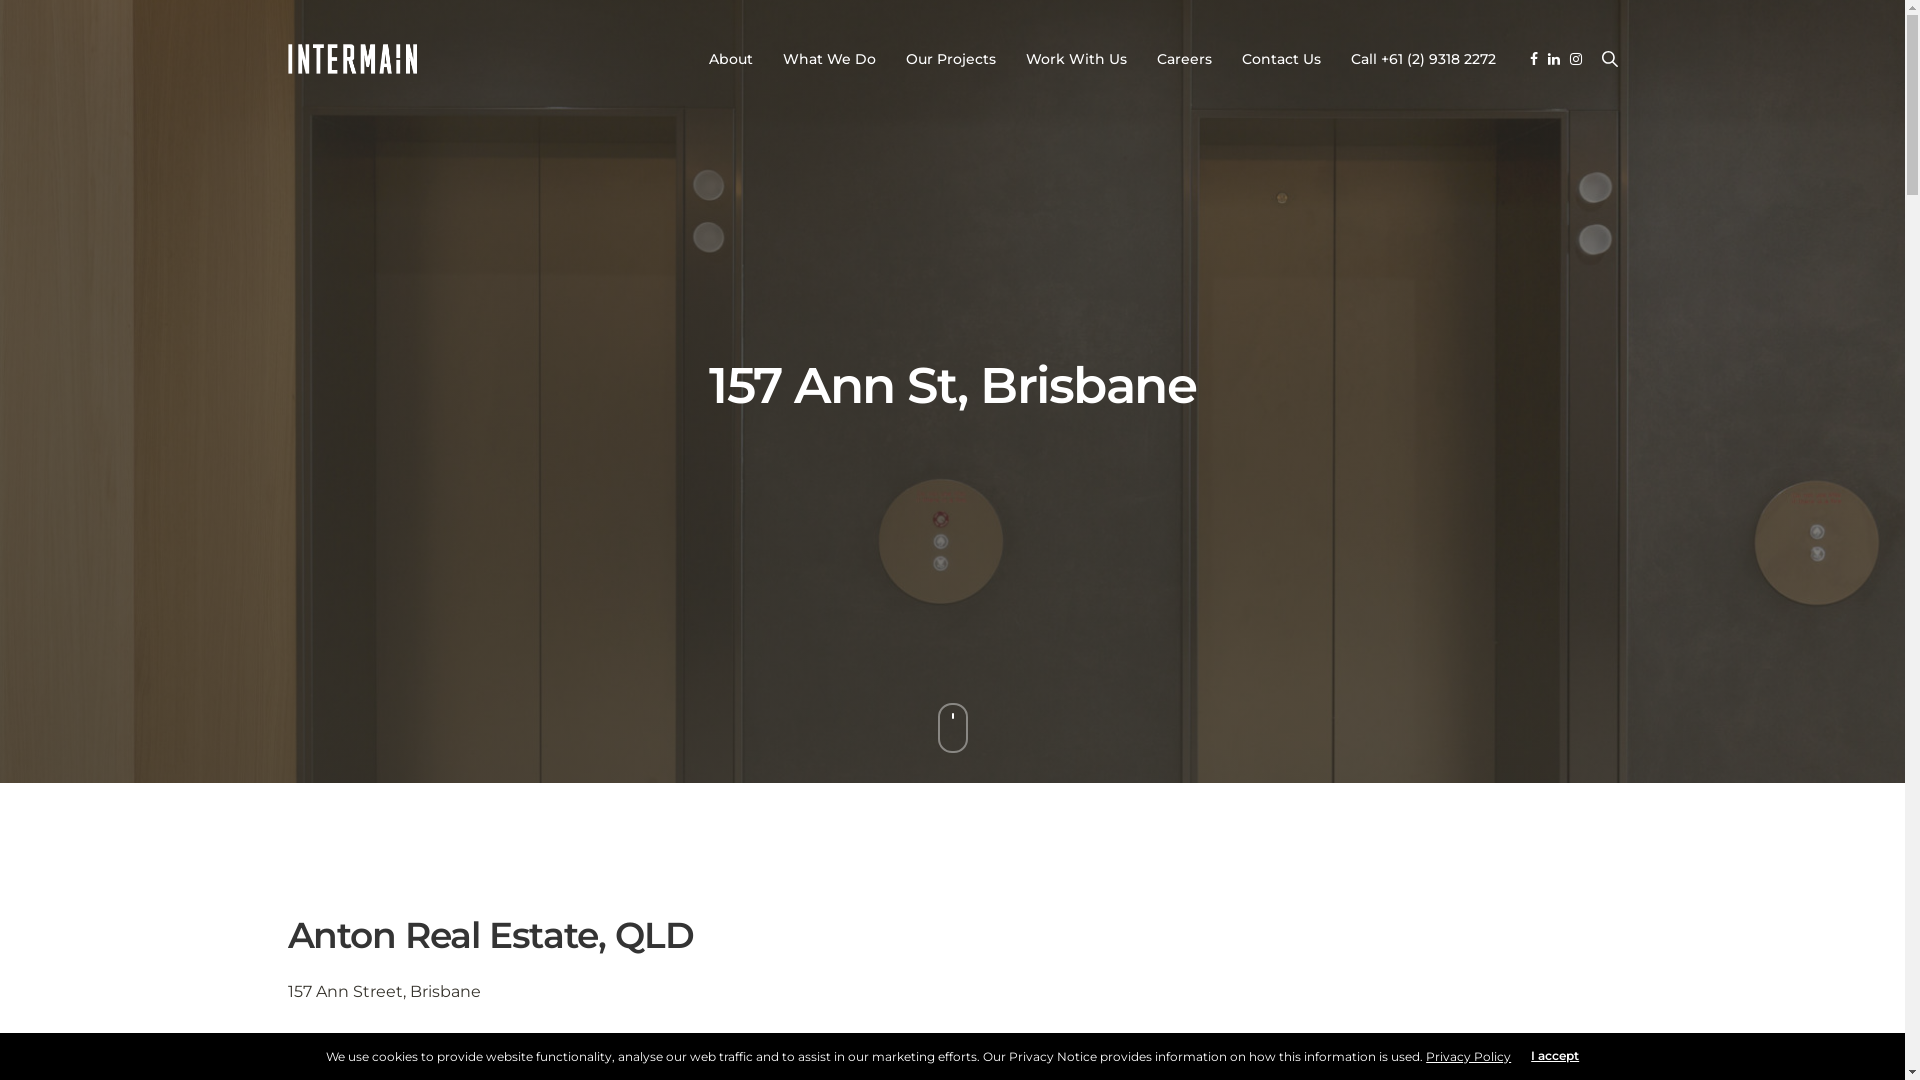 Image resolution: width=1920 pixels, height=1080 pixels. I want to click on 'Contact Us', so click(1281, 57).